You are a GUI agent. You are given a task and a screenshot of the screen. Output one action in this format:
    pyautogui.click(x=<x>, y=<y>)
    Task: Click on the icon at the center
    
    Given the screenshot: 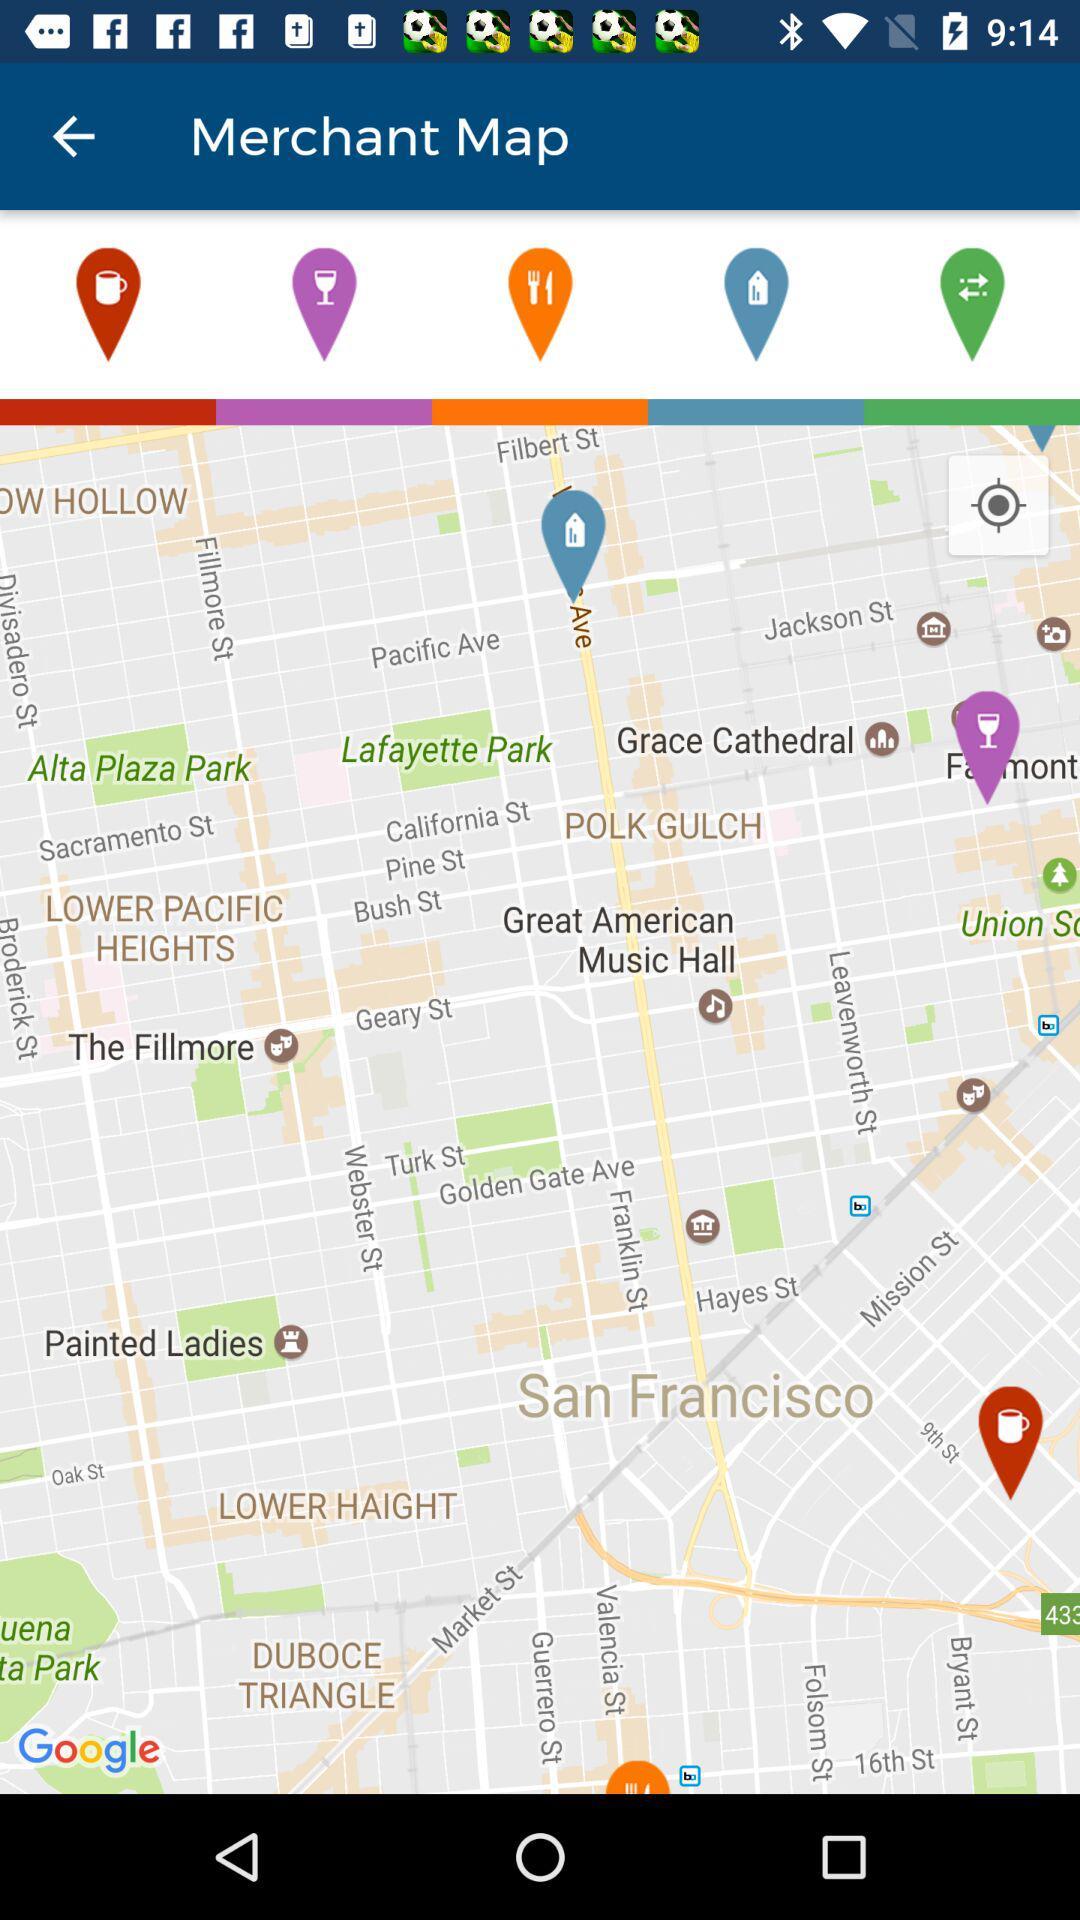 What is the action you would take?
    pyautogui.click(x=540, y=1108)
    